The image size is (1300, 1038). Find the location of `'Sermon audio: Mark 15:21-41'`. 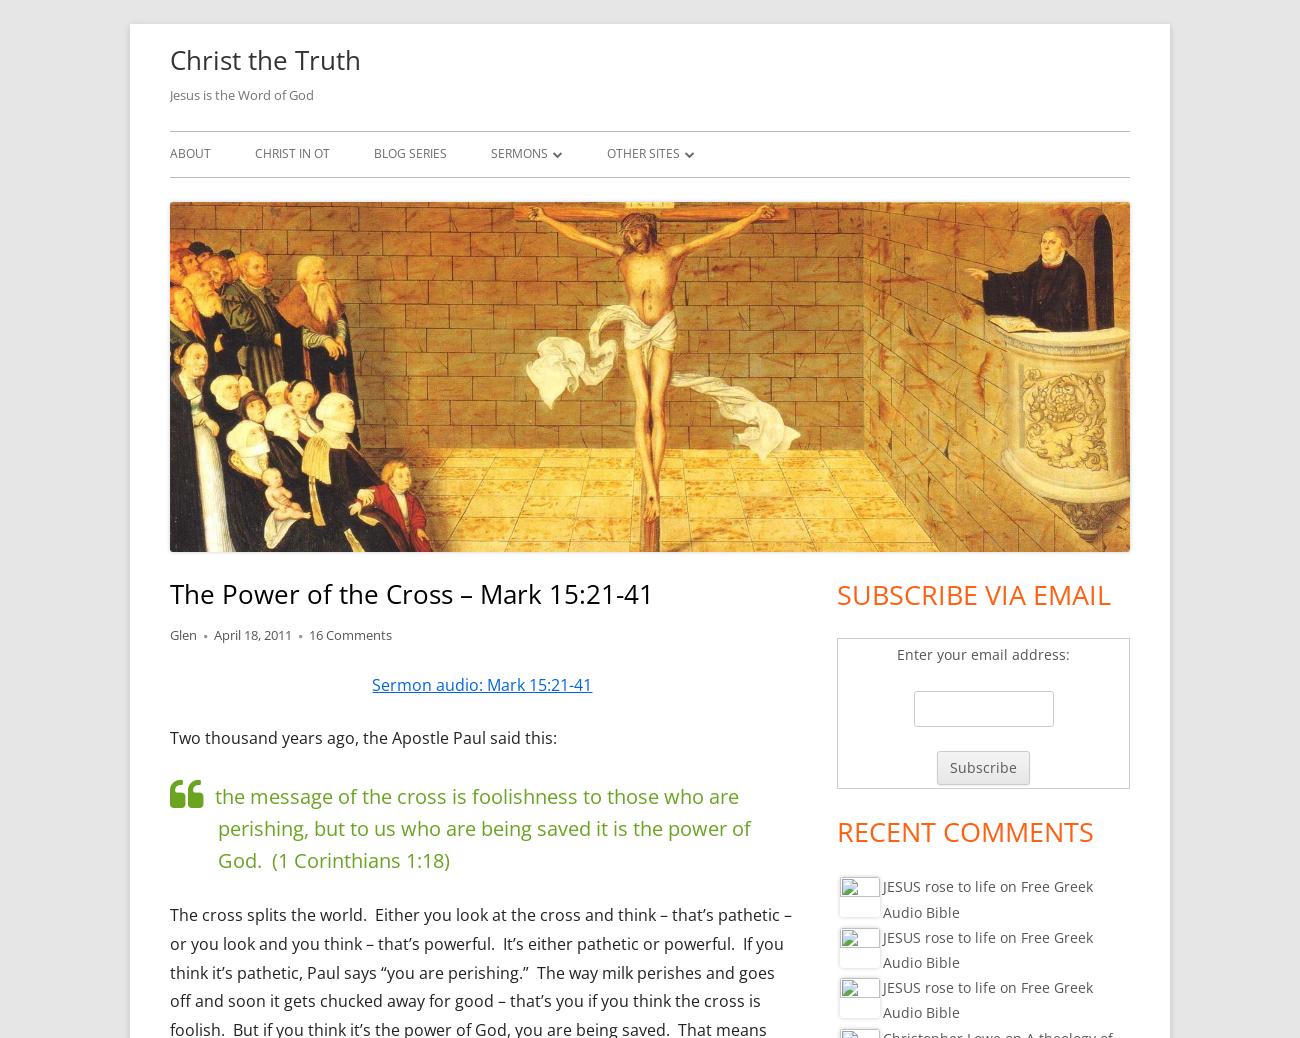

'Sermon audio: Mark 15:21-41' is located at coordinates (481, 683).